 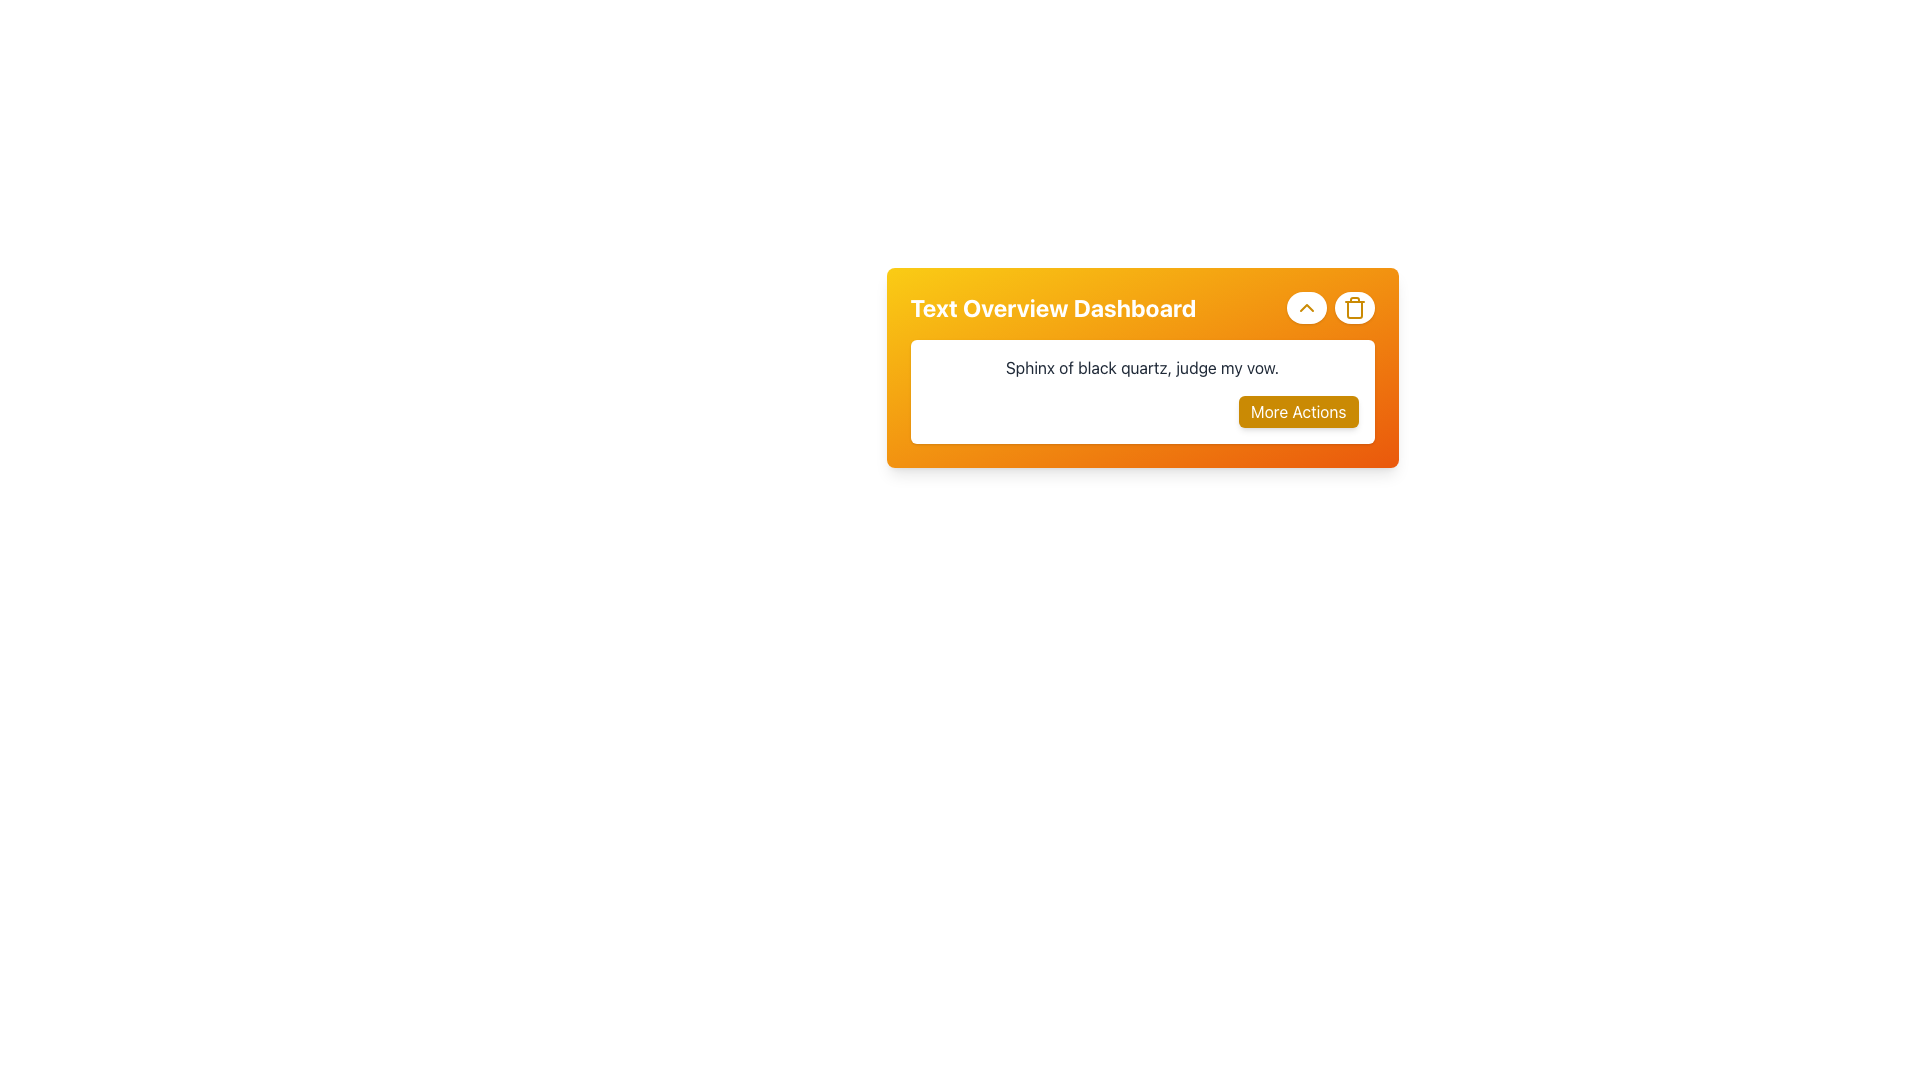 I want to click on the deletion button represented by a trash can icon located in the top-right corner of the 'Text Overview Dashboard', so click(x=1330, y=308).